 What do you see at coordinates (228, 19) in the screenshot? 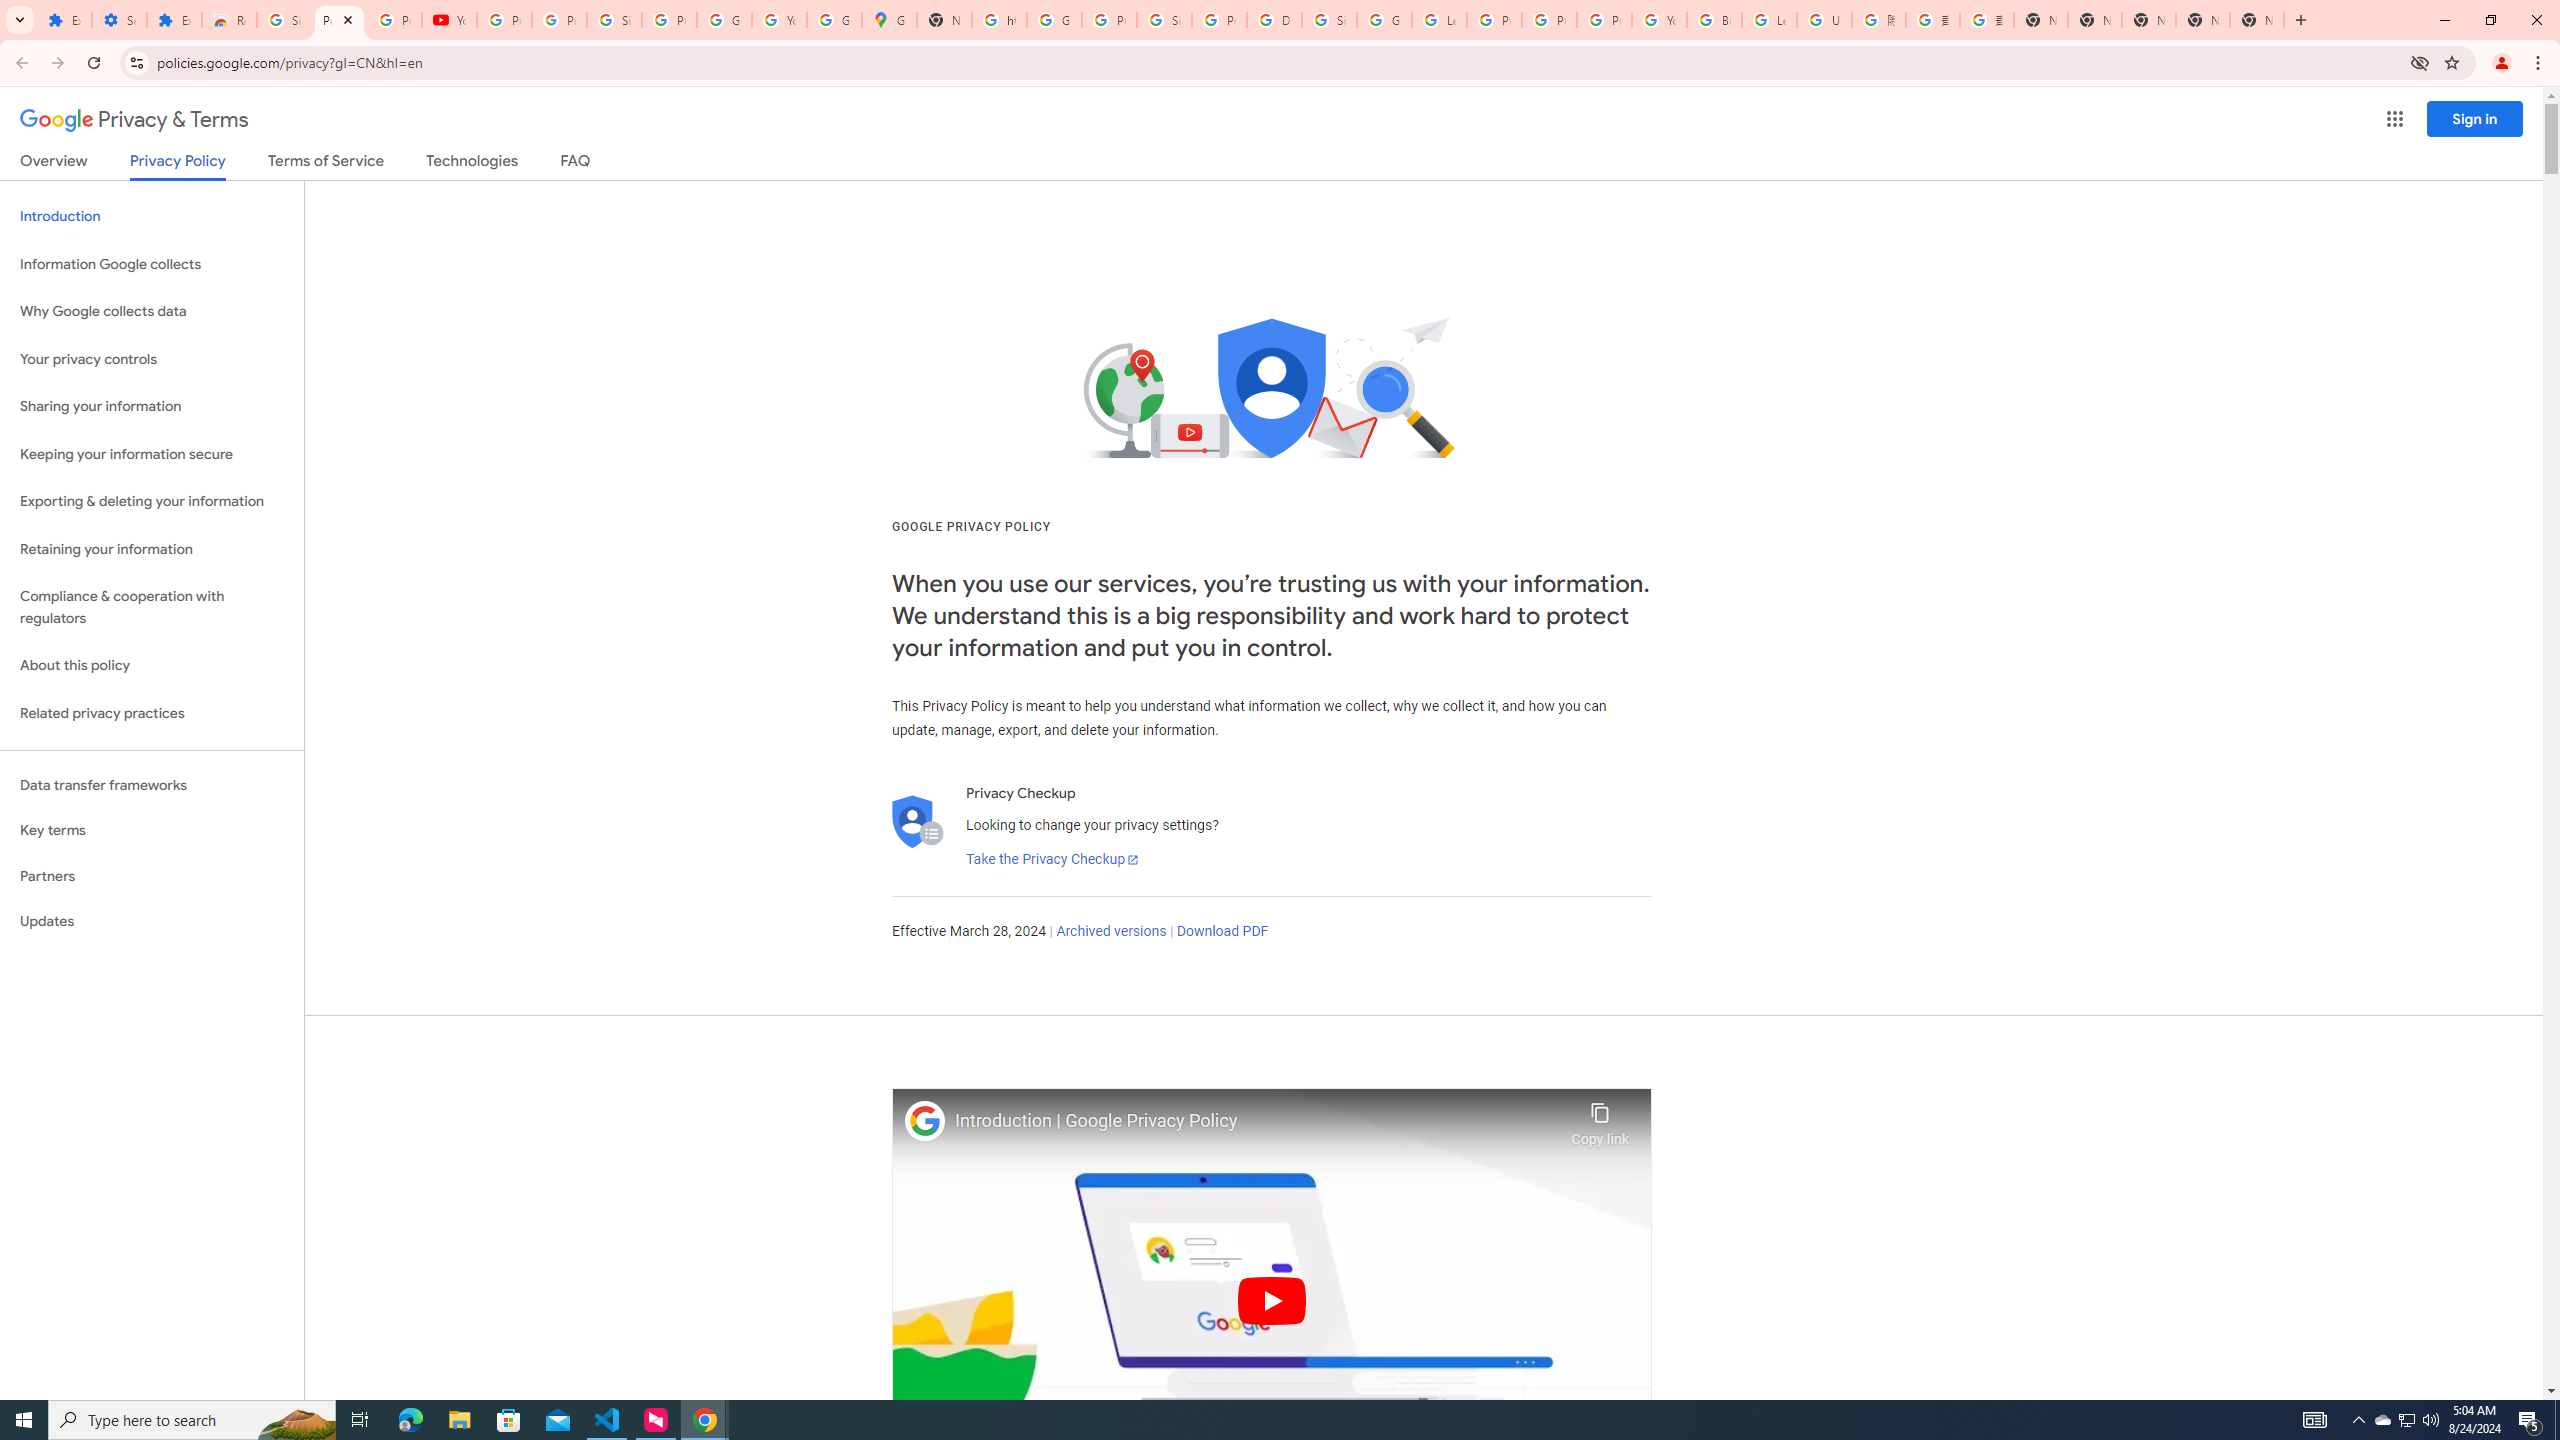
I see `'Reviews: Helix Fruit Jump Arcade Game'` at bounding box center [228, 19].